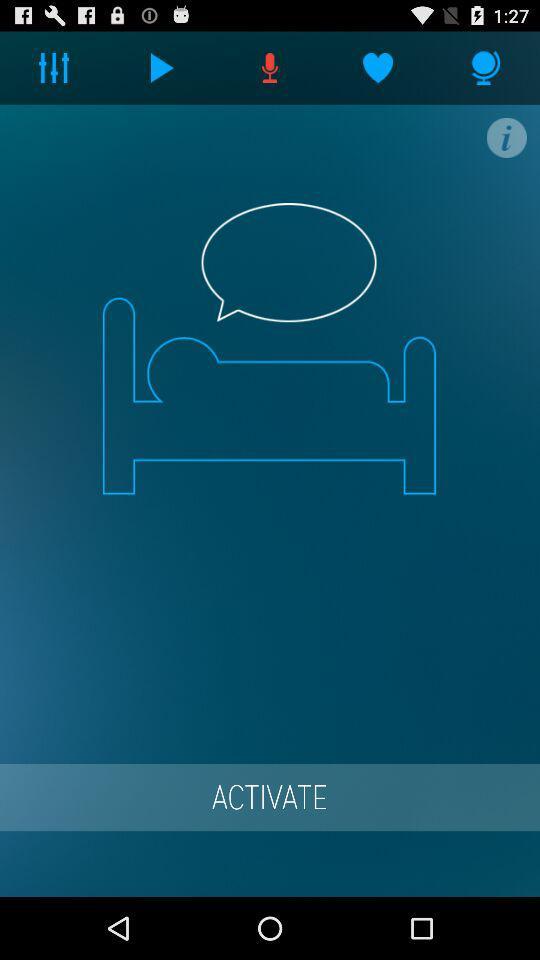 The width and height of the screenshot is (540, 960). Describe the element at coordinates (54, 72) in the screenshot. I see `the sliders icon` at that location.